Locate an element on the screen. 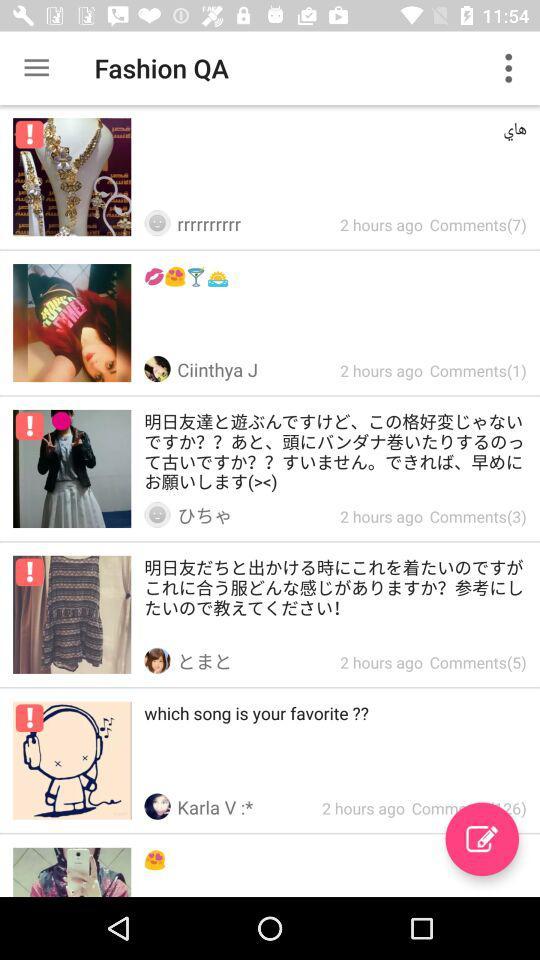  icon next to fashion qa icon is located at coordinates (36, 68).